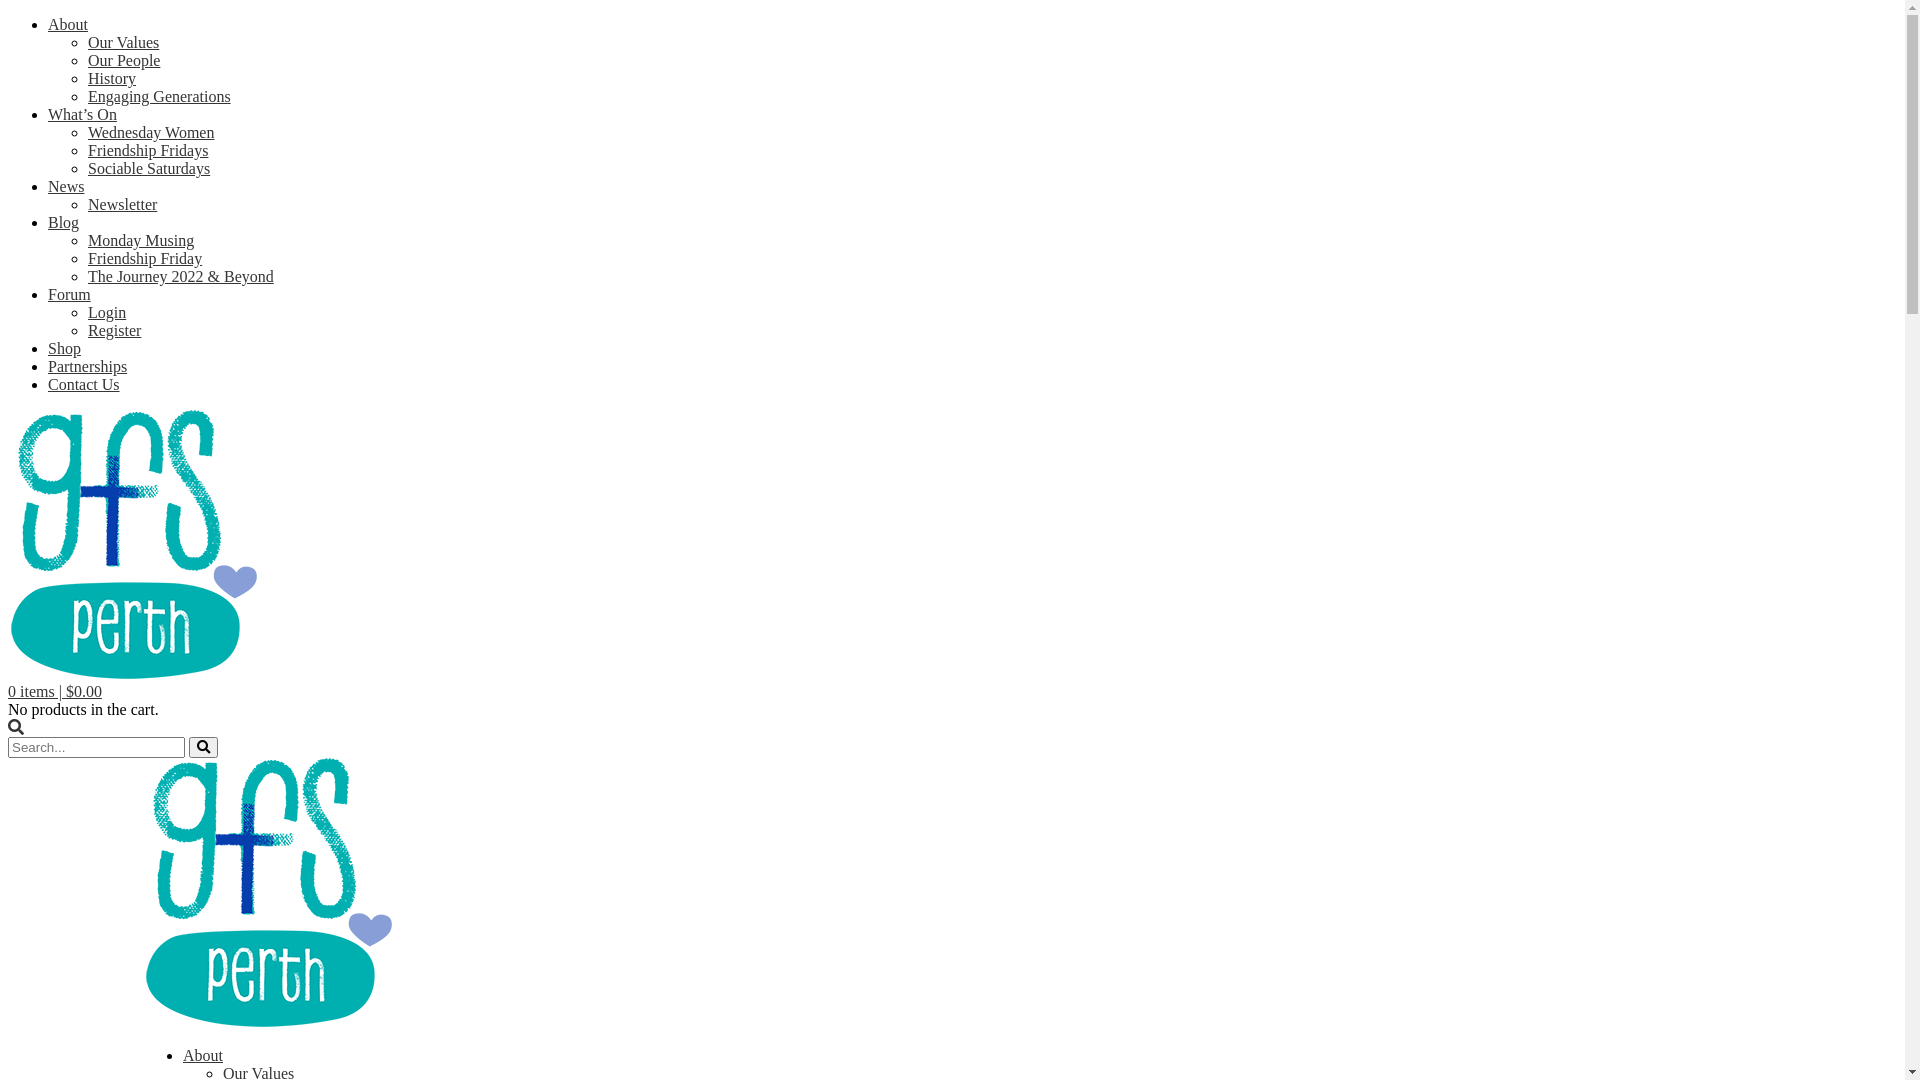 The width and height of the screenshot is (1920, 1080). I want to click on 'Engaging Generations', so click(158, 96).